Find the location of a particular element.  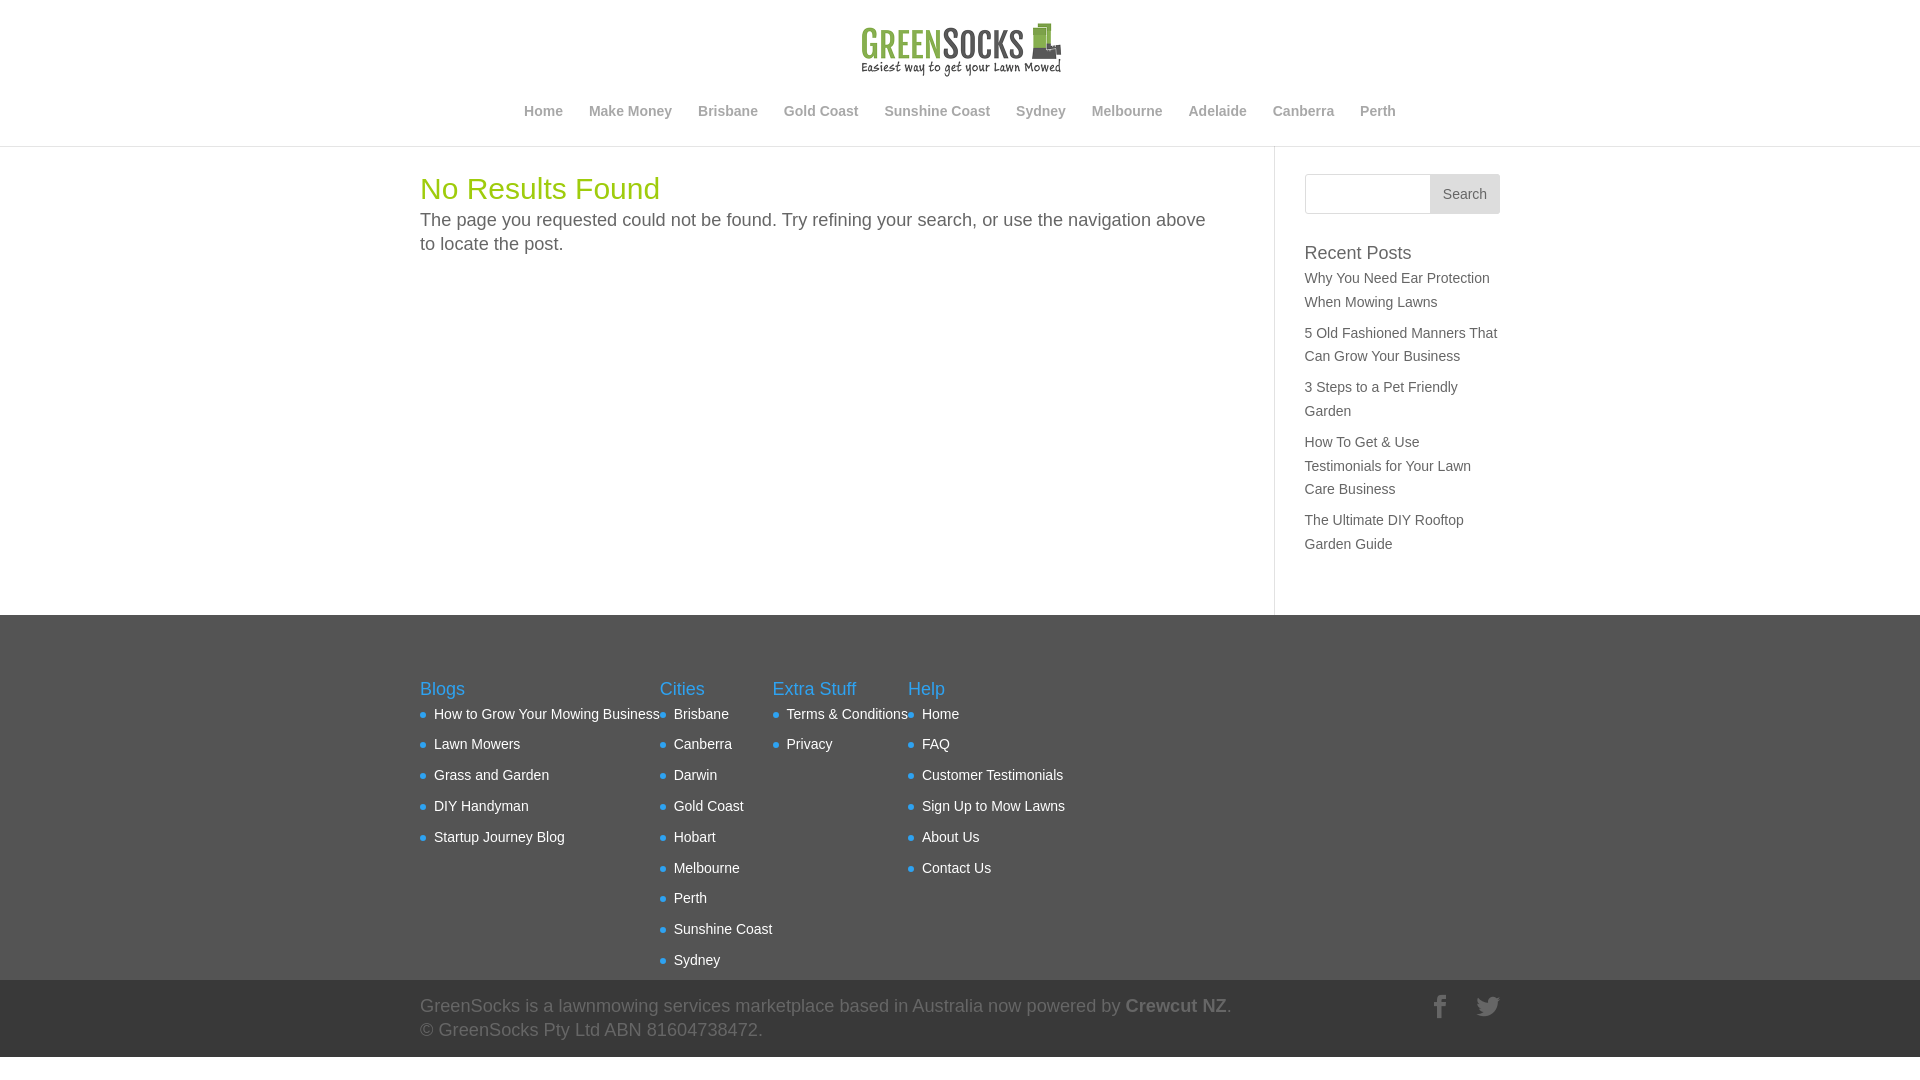

'Hobart' is located at coordinates (695, 837).